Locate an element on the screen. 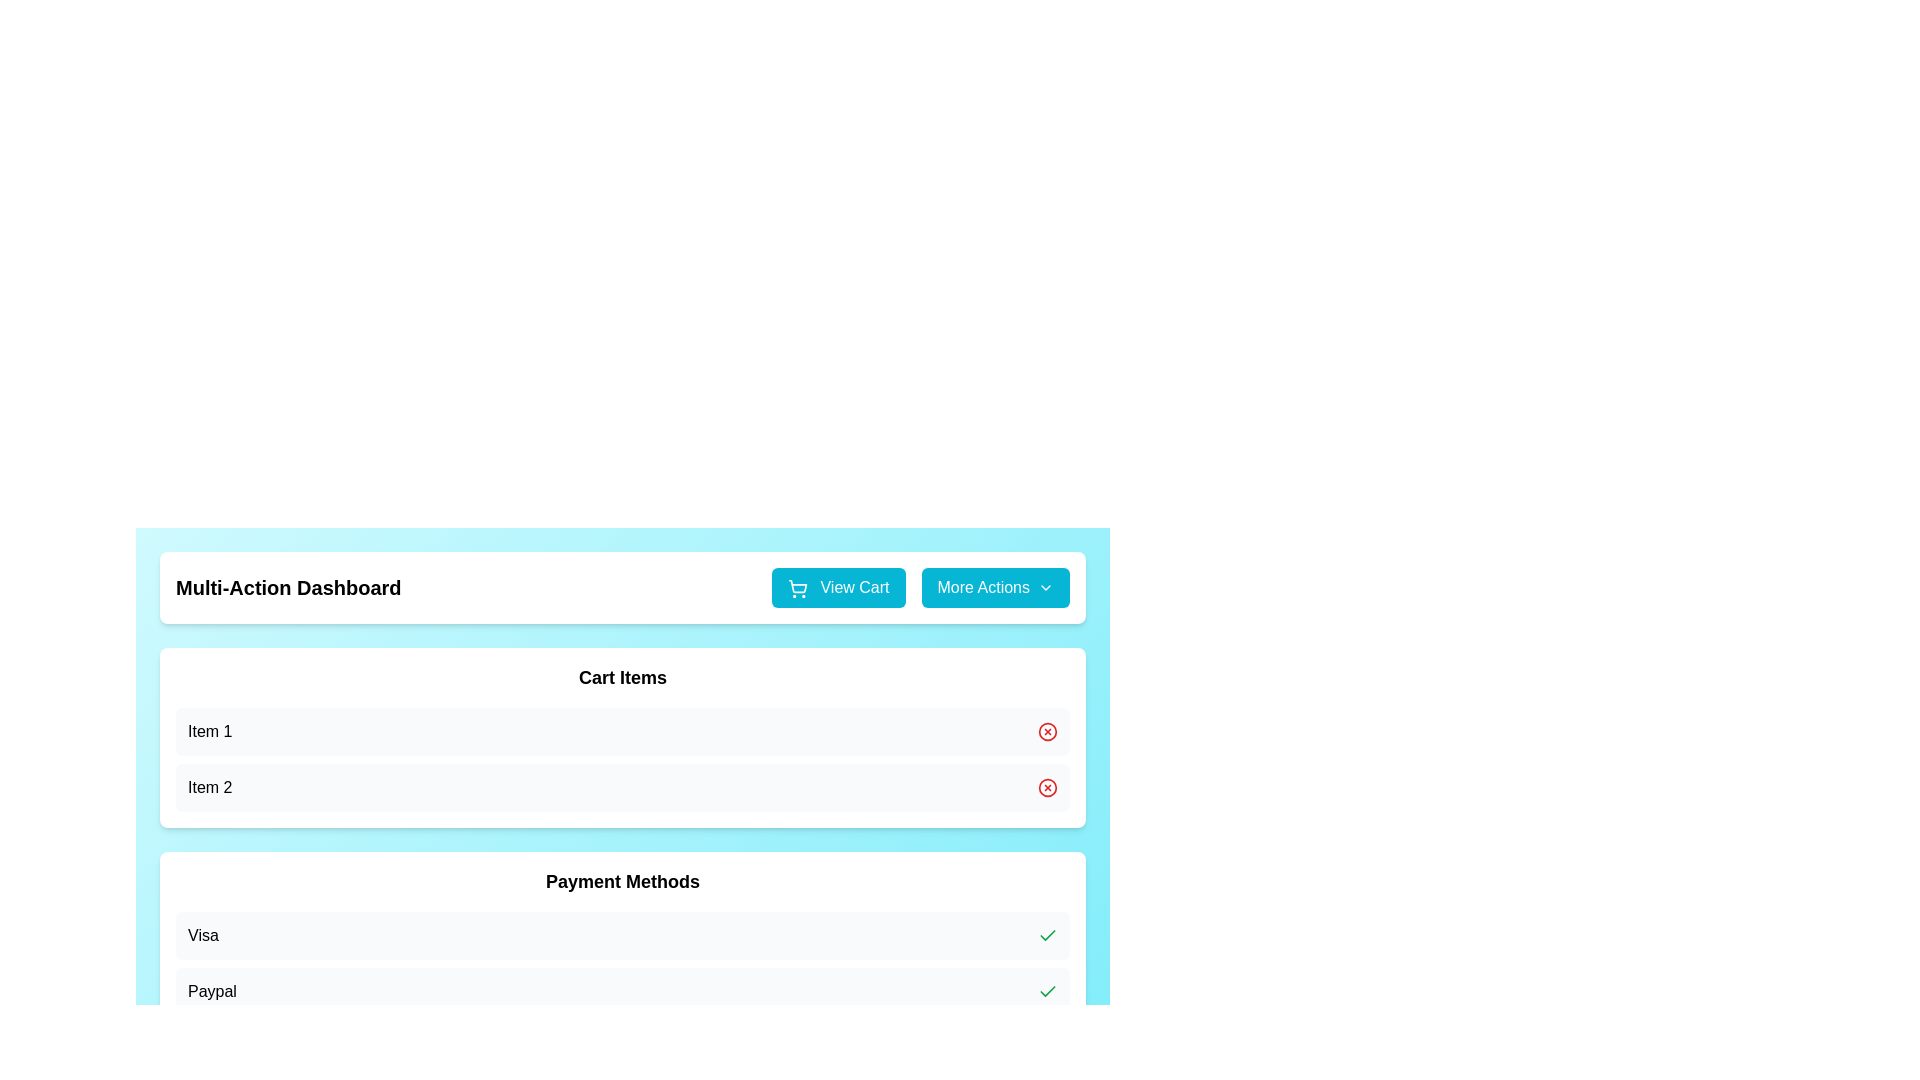  the delete button located on the right-hand side of the 'Item 2' entry in the 'Cart Items' section is located at coordinates (1046, 786).